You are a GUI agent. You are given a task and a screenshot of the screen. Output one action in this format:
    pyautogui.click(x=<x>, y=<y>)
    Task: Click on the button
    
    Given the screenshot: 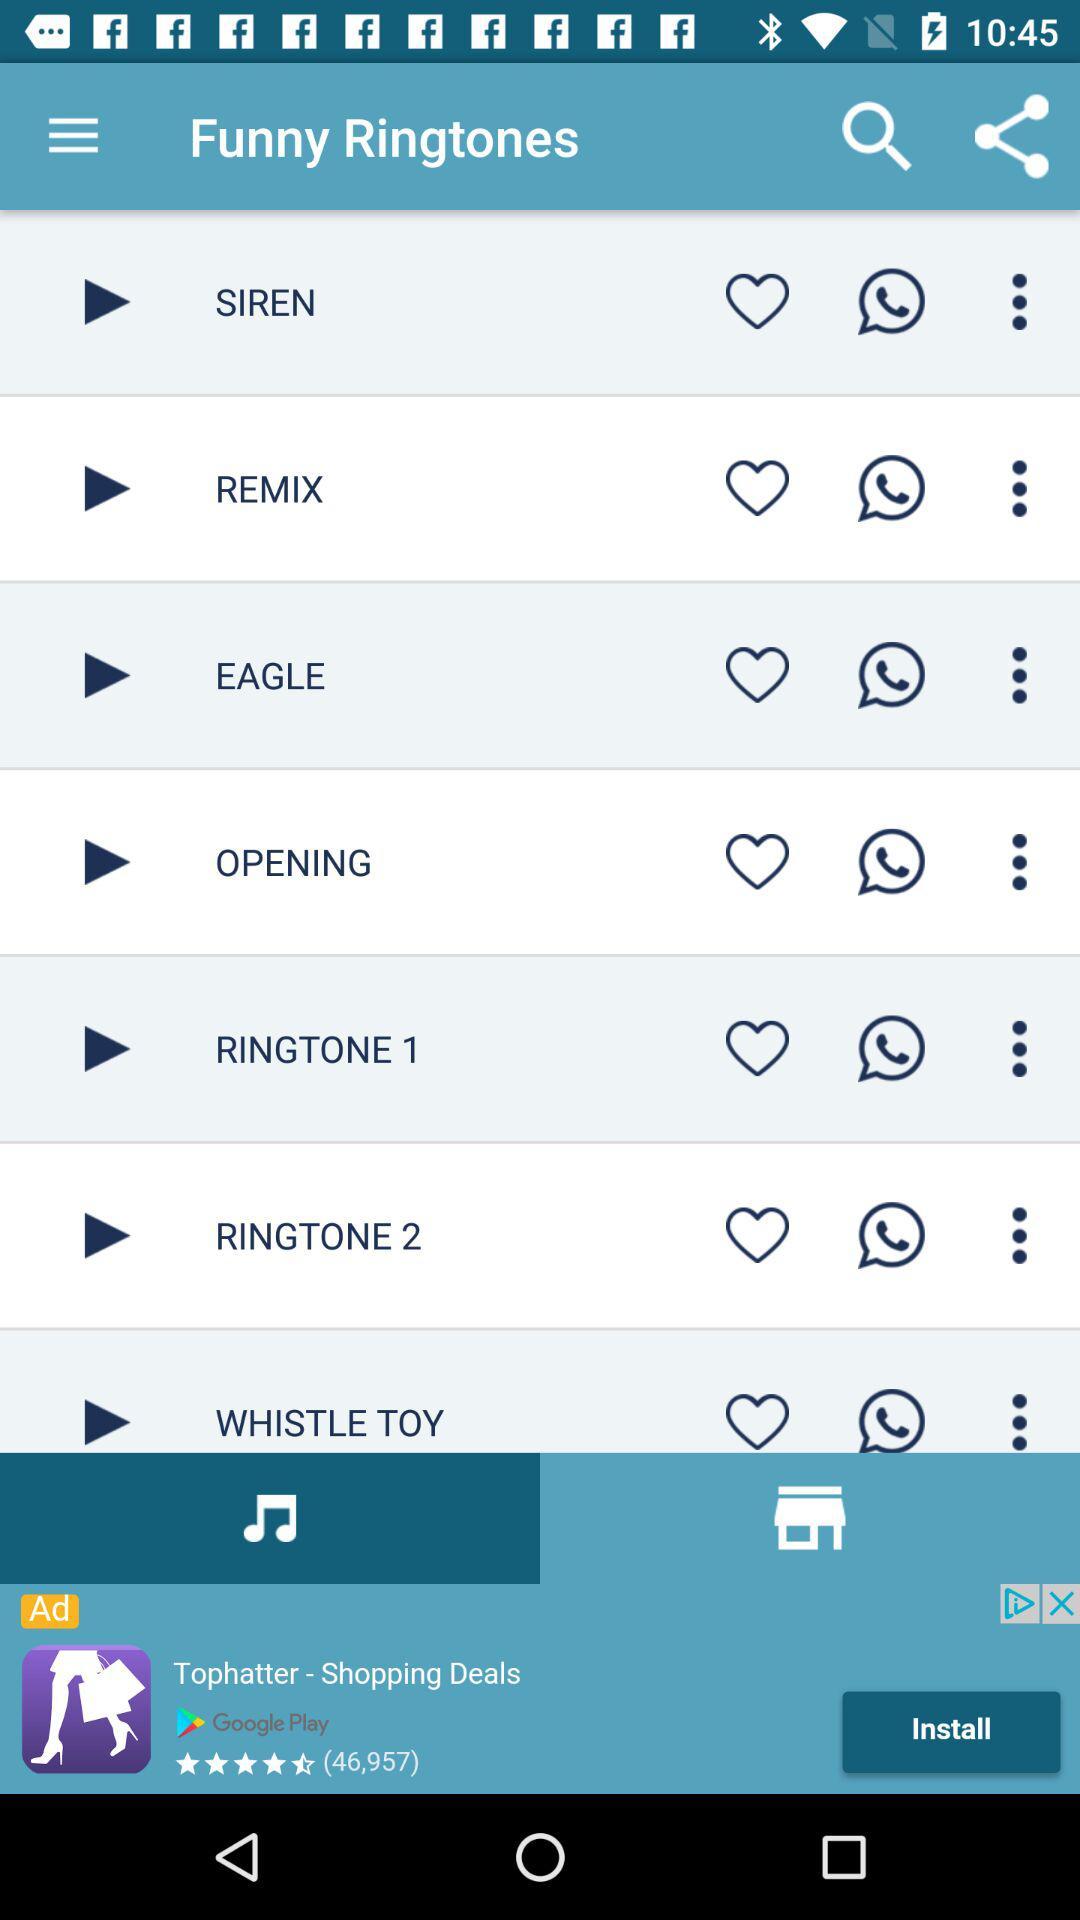 What is the action you would take?
    pyautogui.click(x=107, y=862)
    